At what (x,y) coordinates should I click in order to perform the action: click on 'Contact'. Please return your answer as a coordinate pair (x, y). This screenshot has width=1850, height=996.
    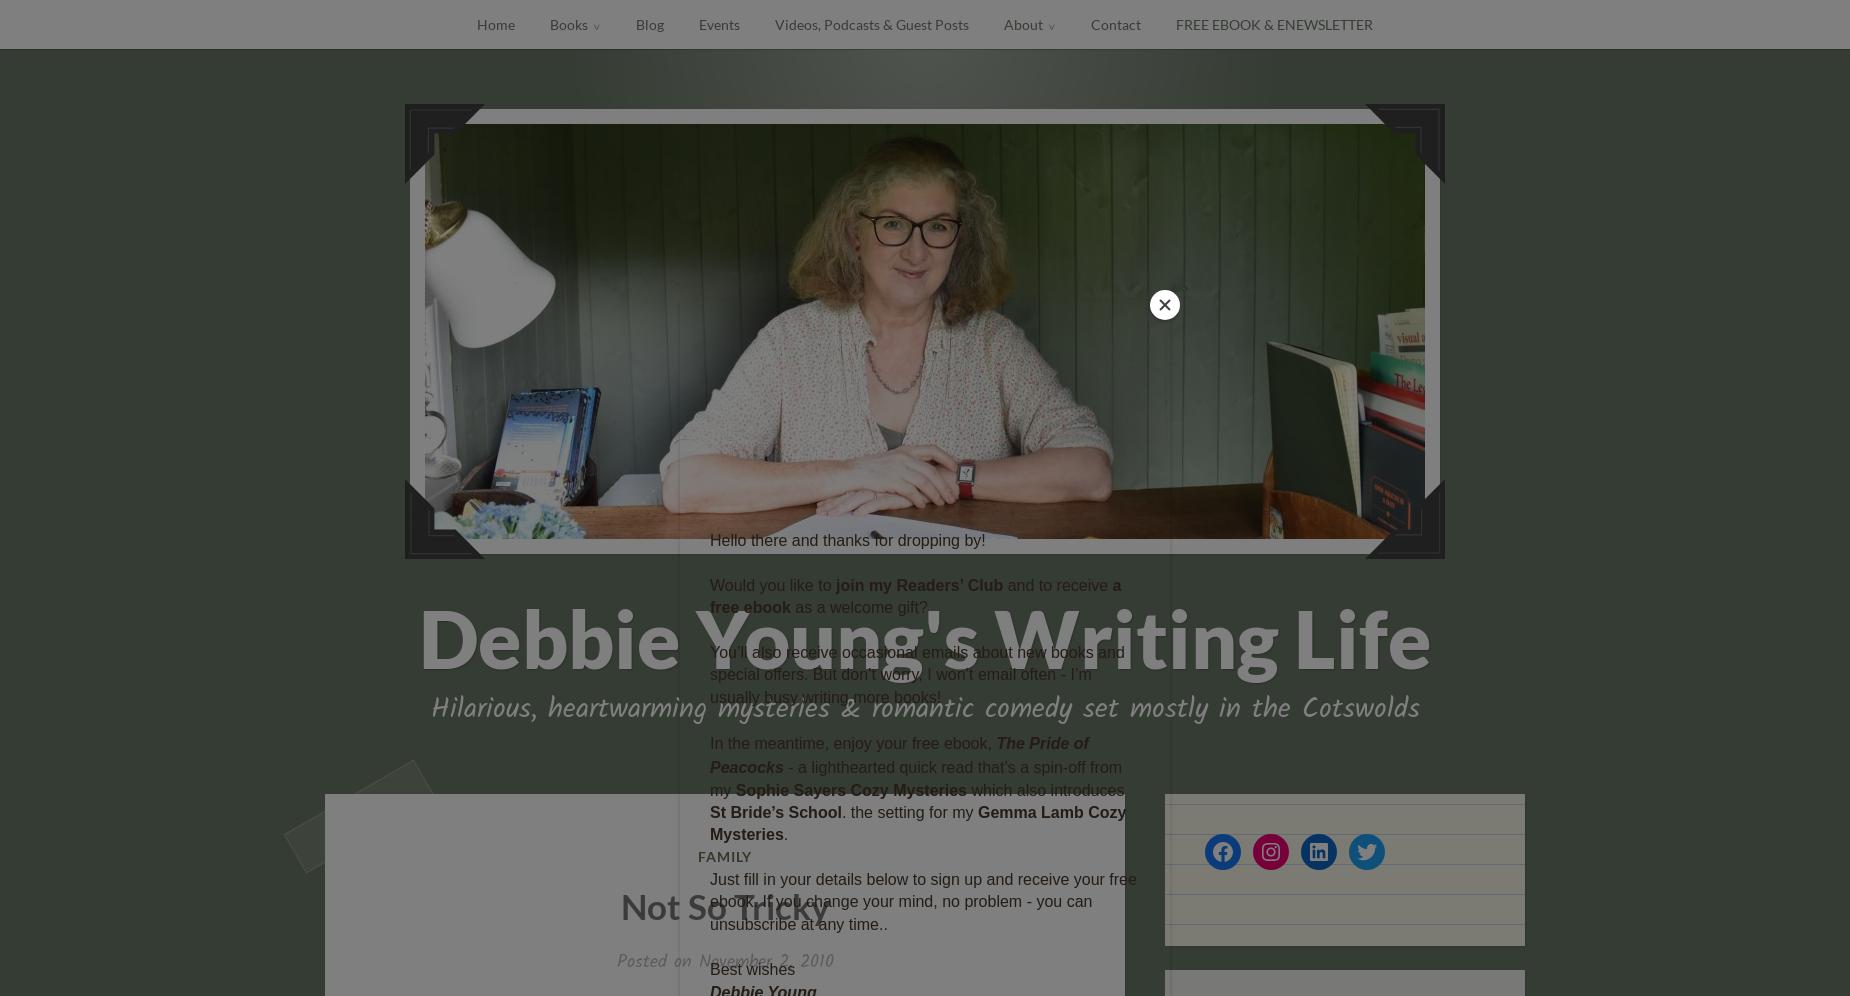
    Looking at the image, I should click on (1089, 24).